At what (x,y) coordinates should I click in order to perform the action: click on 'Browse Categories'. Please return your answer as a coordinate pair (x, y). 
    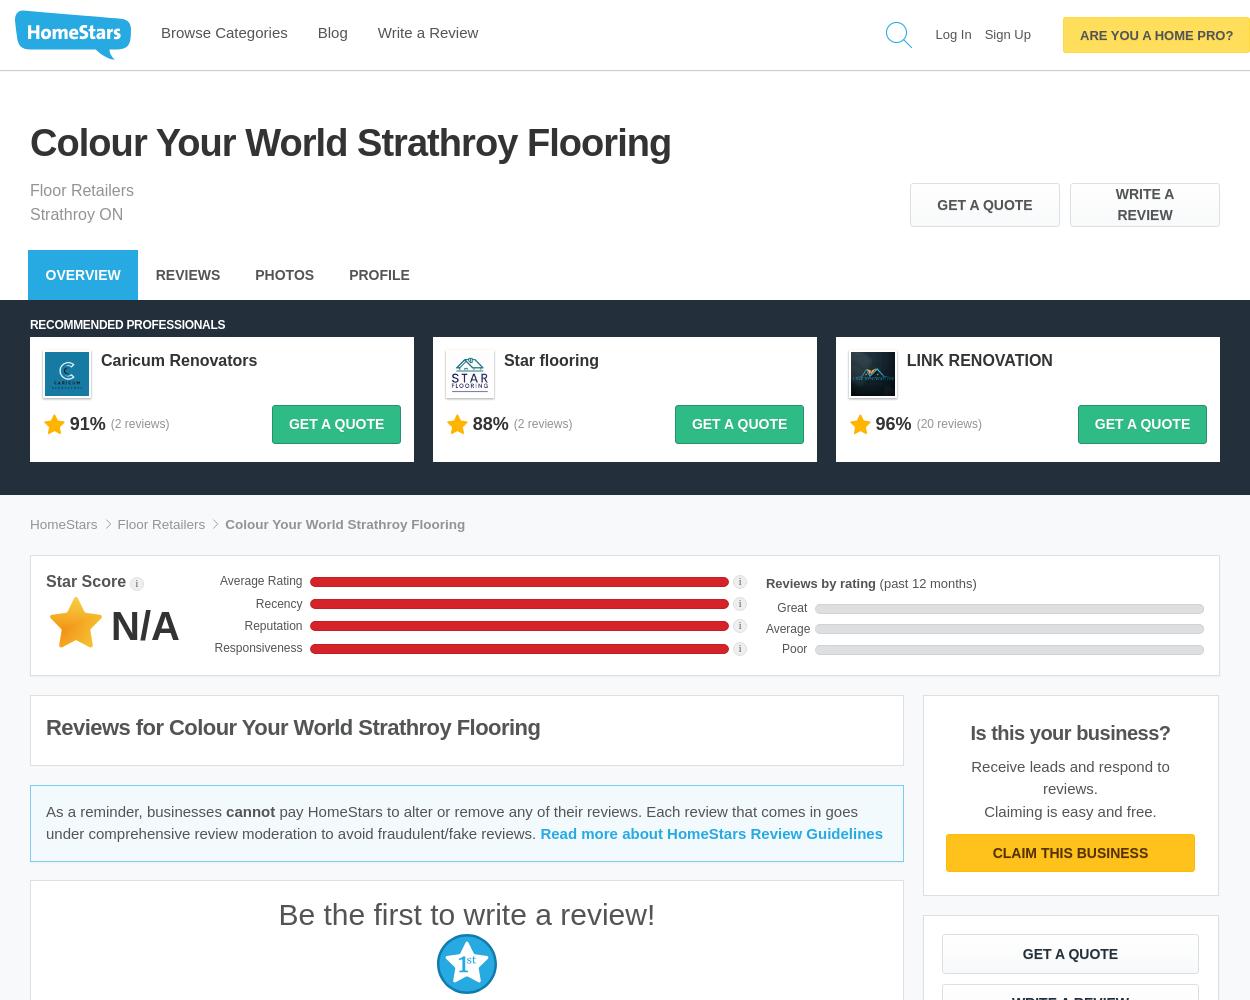
    Looking at the image, I should click on (223, 32).